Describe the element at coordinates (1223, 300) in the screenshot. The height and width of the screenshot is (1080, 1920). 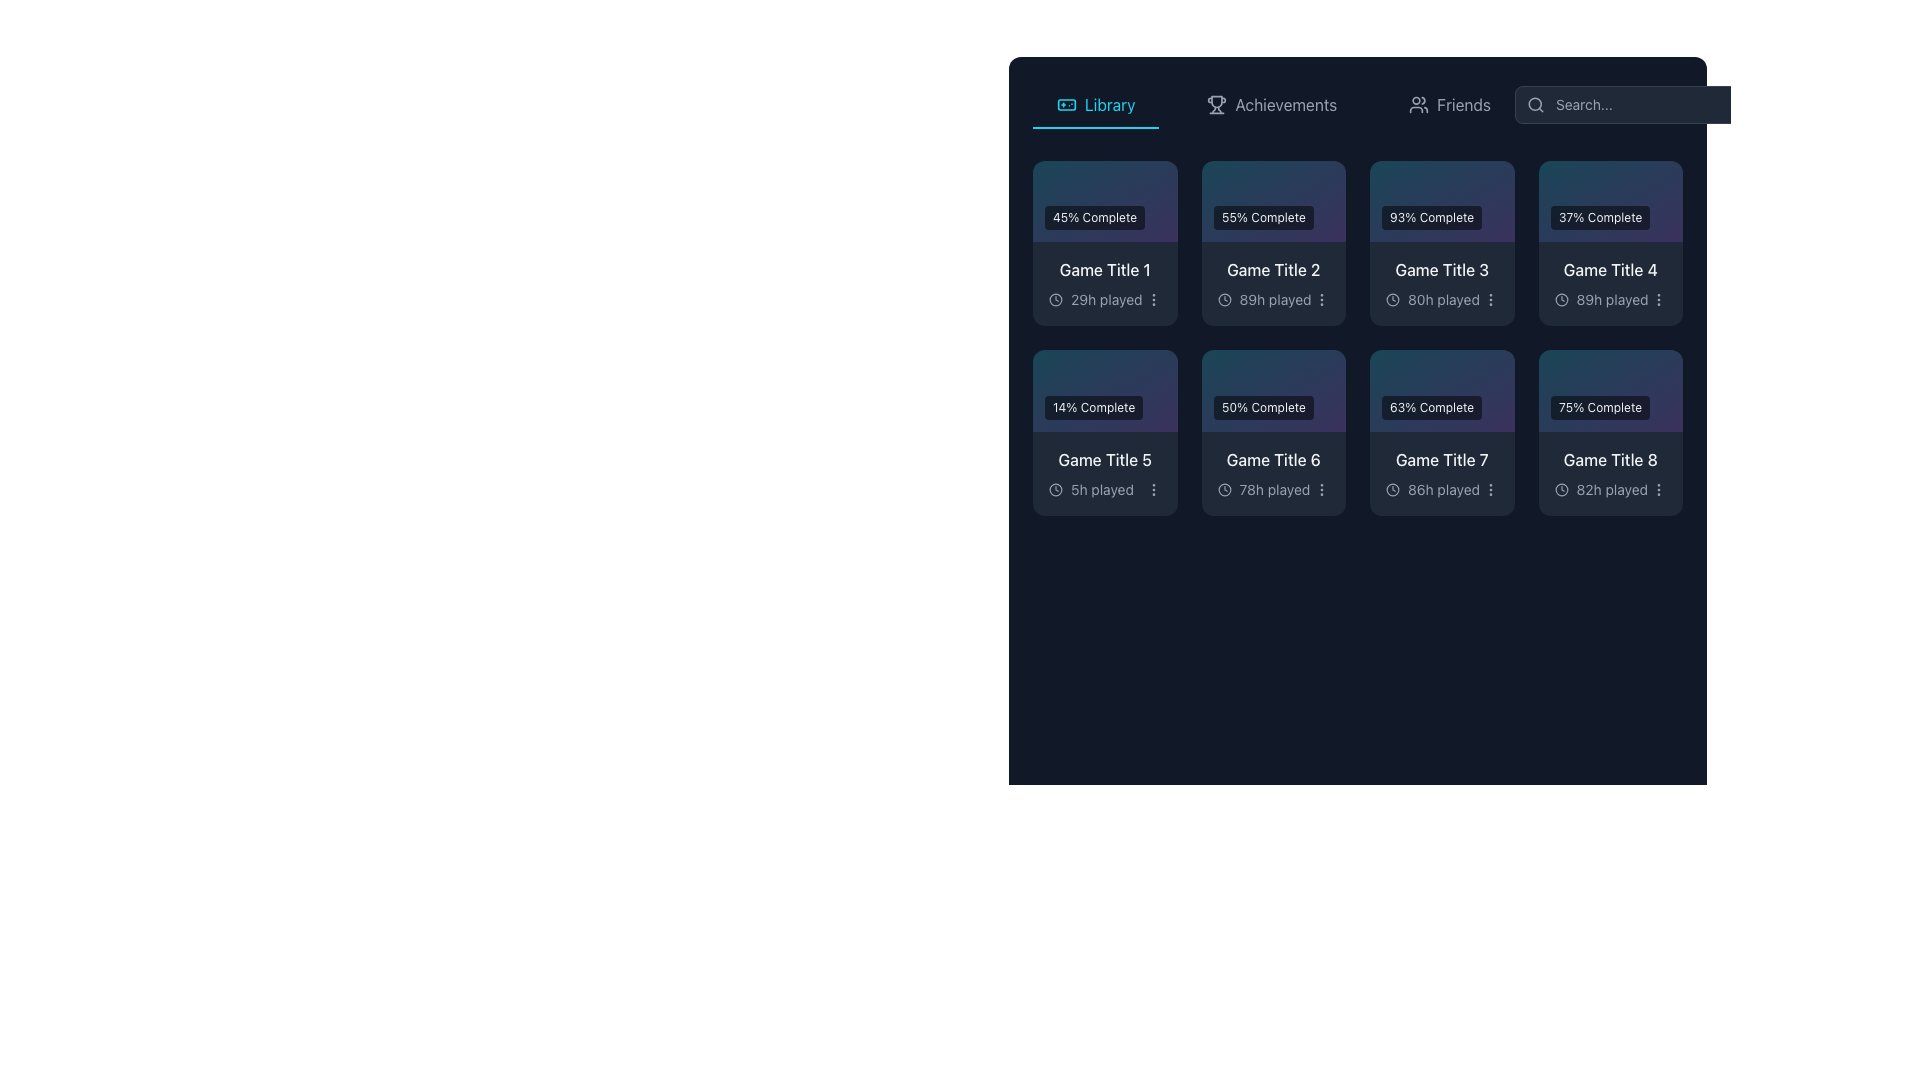
I see `the clock icon located to the immediate left of the text '89h played' in the summary information of 'Game Title 2' in the second column of the first row of the grid` at that location.